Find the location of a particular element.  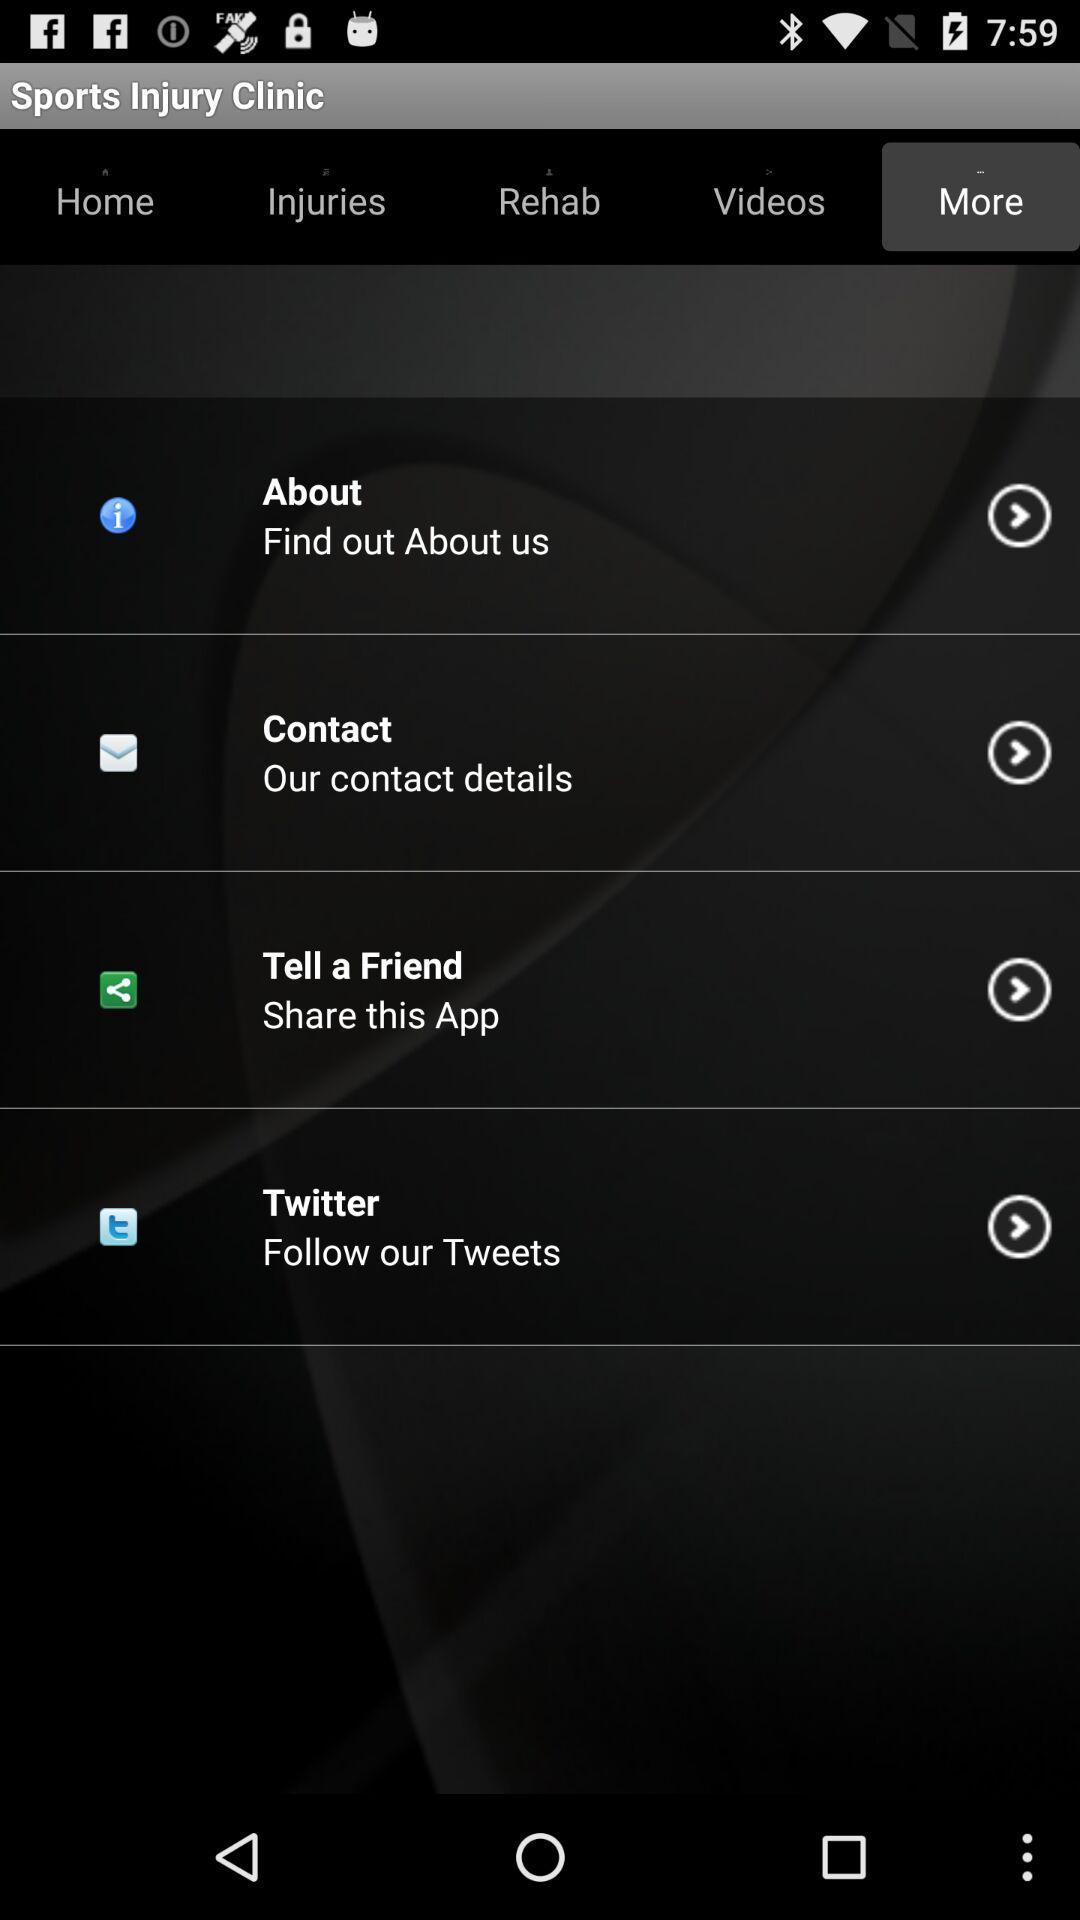

app next to the follow our tweets is located at coordinates (1019, 1225).